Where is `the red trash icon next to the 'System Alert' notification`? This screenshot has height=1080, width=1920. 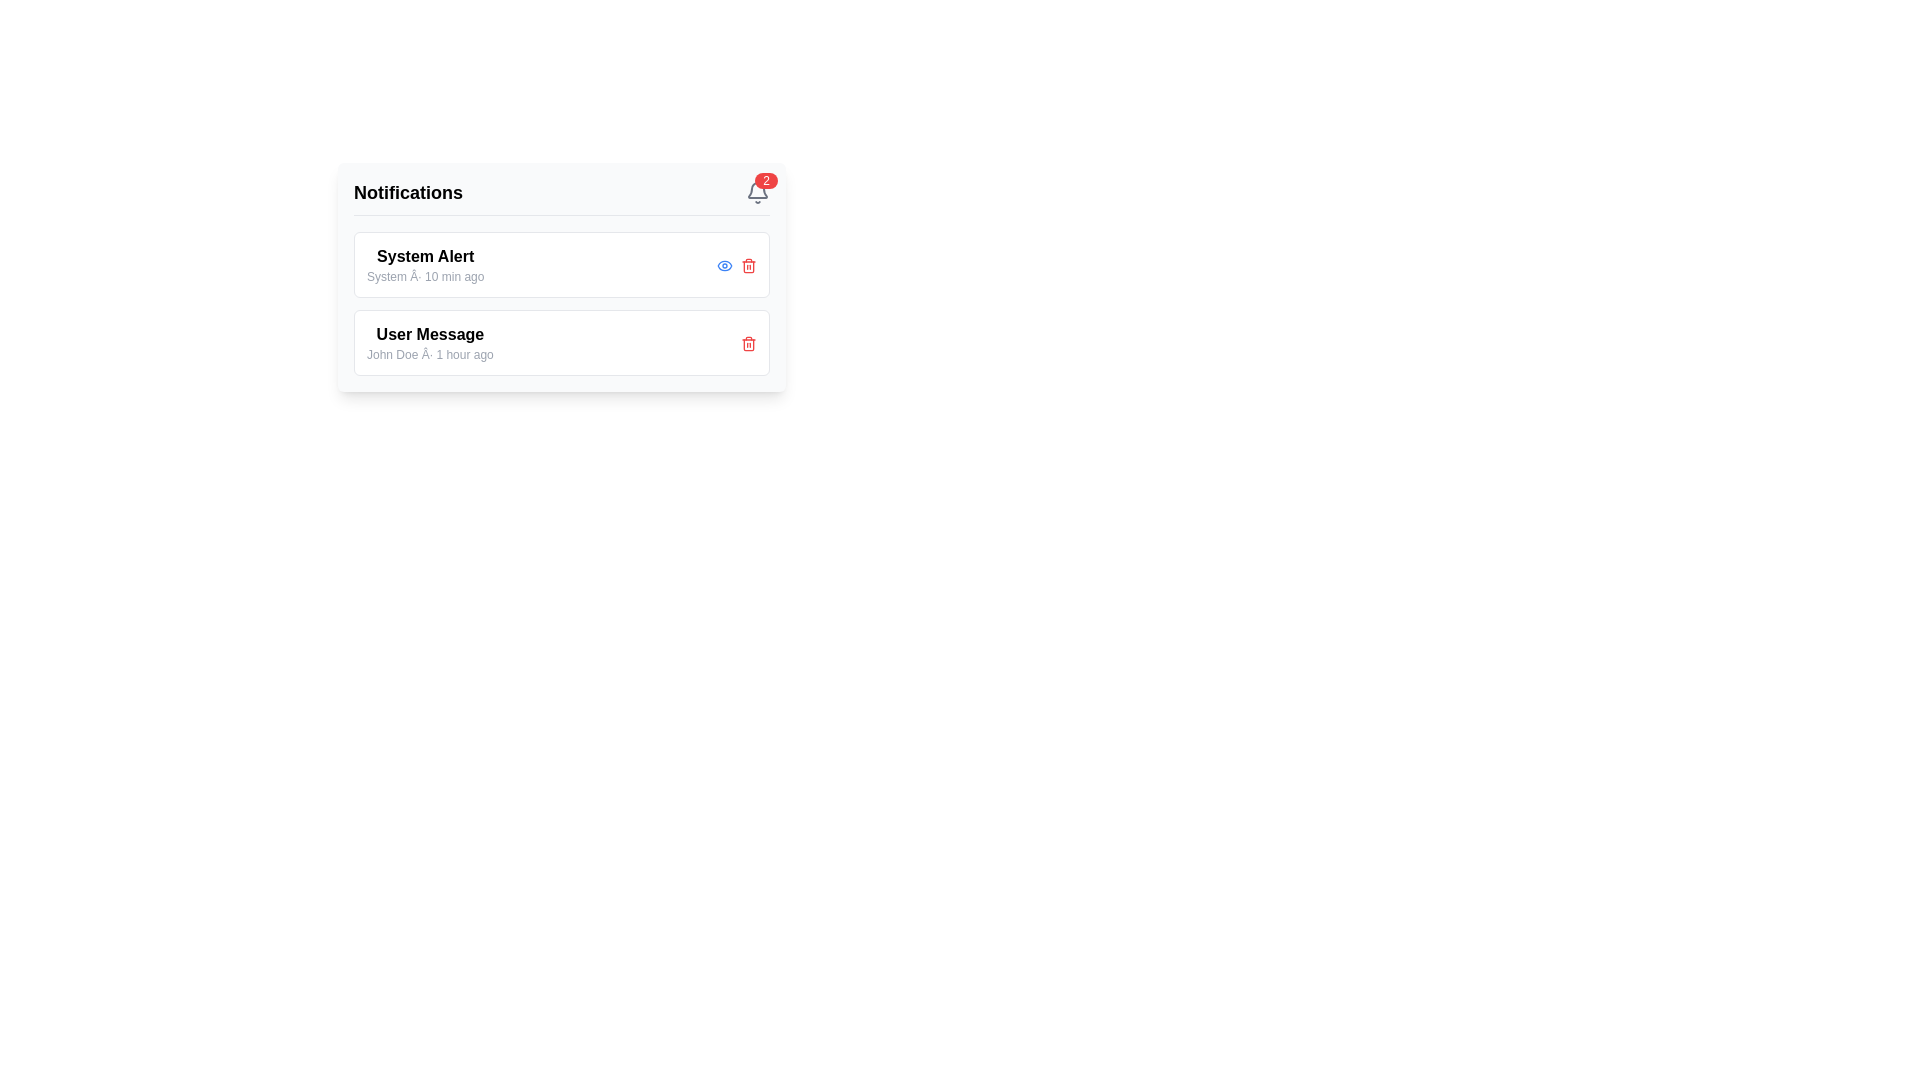 the red trash icon next to the 'System Alert' notification is located at coordinates (747, 264).